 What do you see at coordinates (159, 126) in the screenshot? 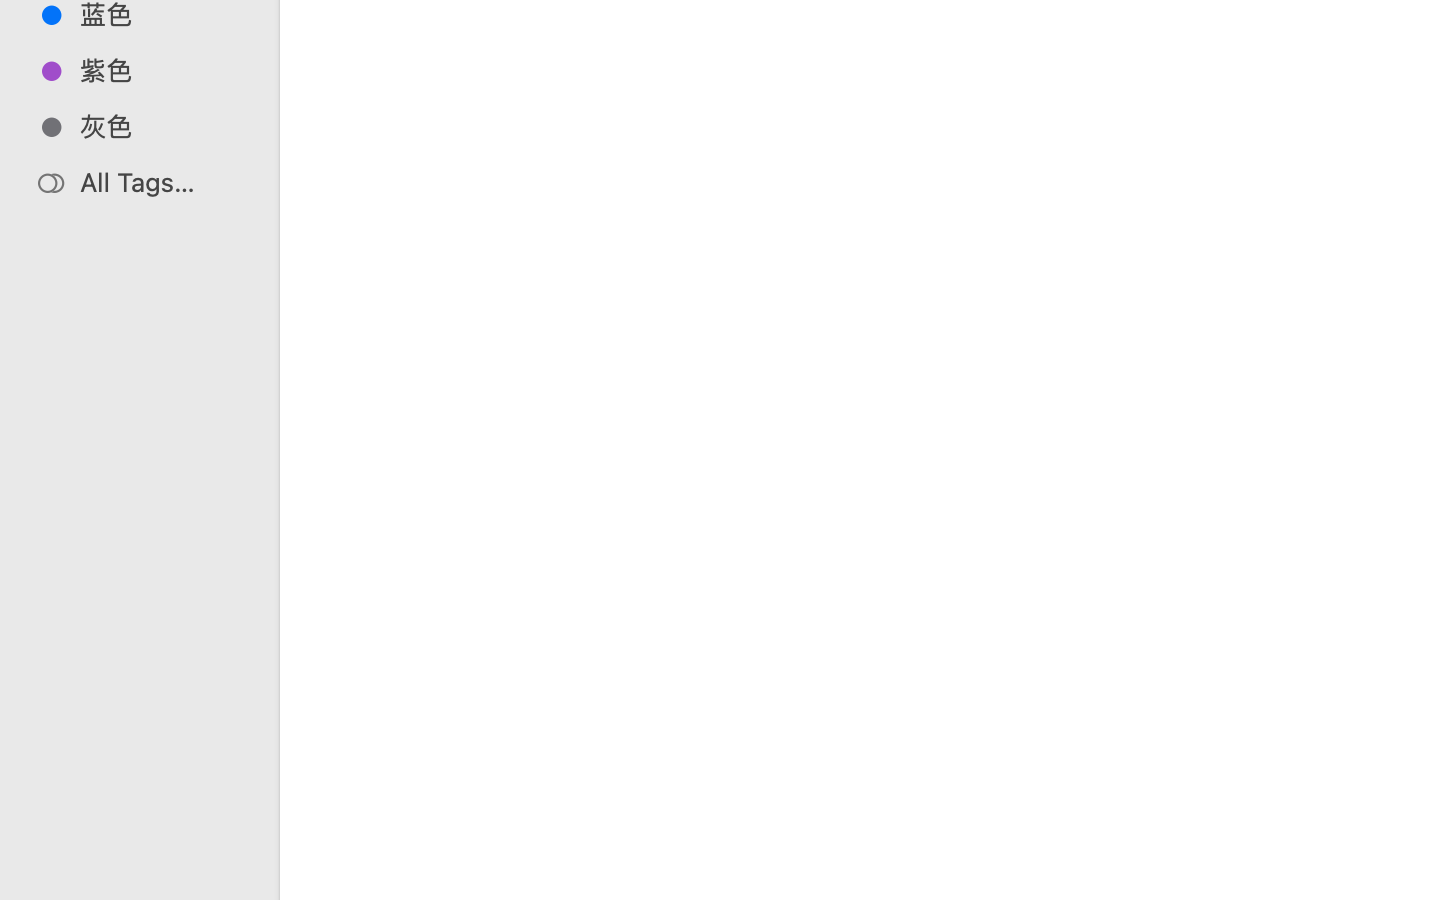
I see `'灰色'` at bounding box center [159, 126].